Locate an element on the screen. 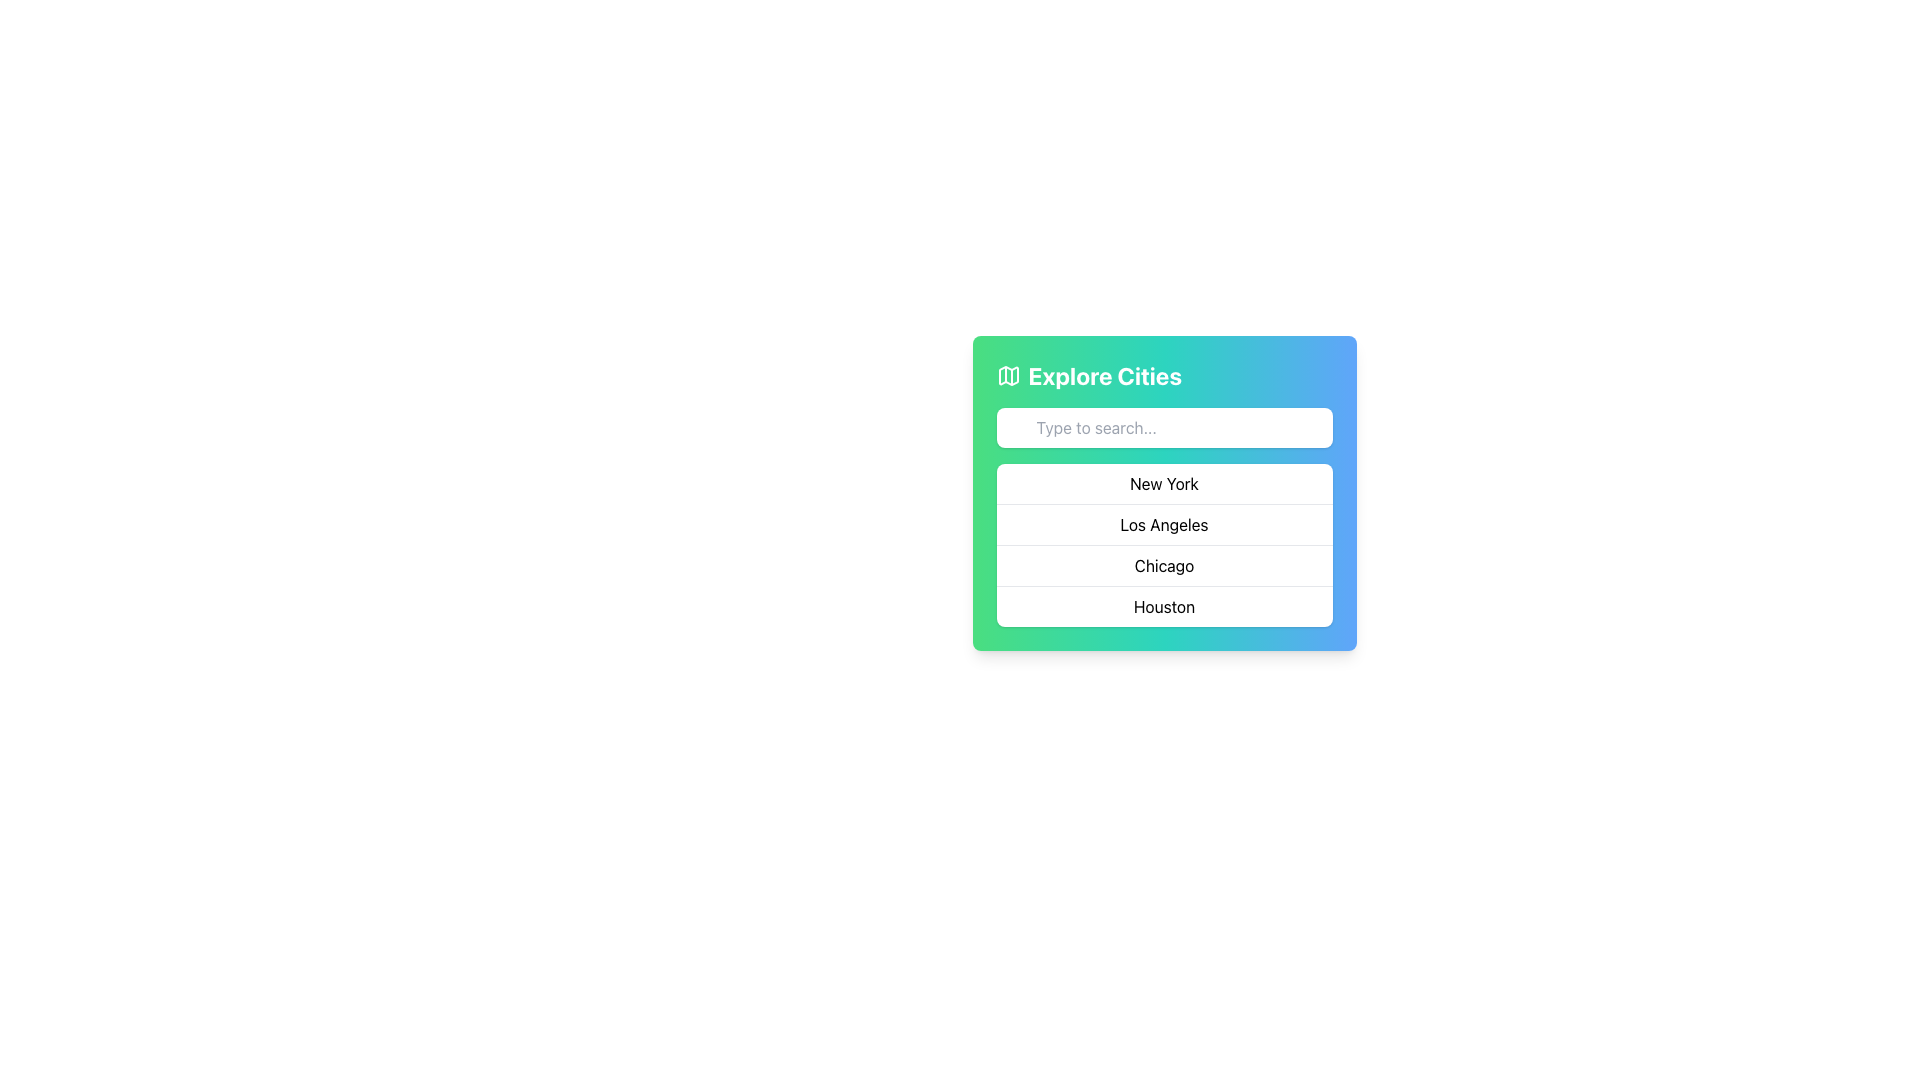 Image resolution: width=1920 pixels, height=1080 pixels. the 'Los Angeles' label in the vertically stacked list of cities is located at coordinates (1164, 523).